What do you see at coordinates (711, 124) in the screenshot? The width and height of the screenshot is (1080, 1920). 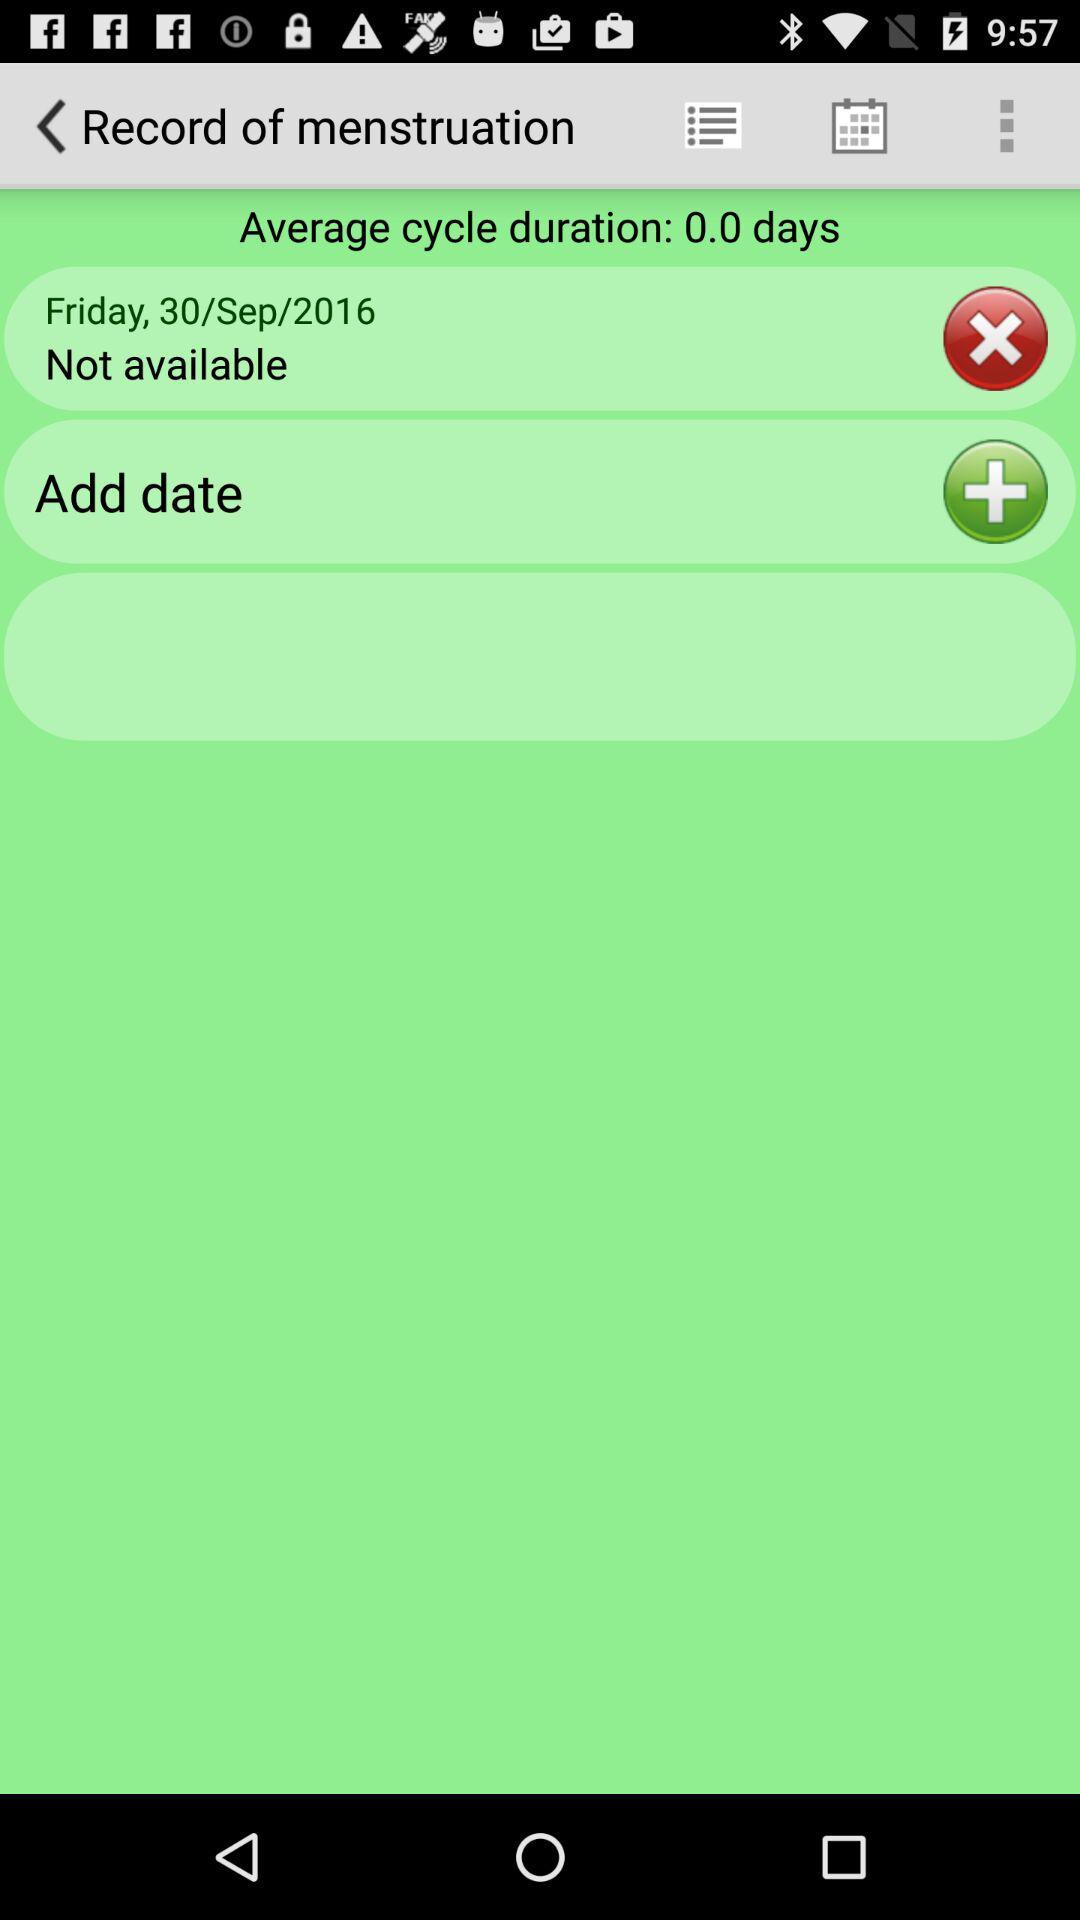 I see `the app next to record of menstruation app` at bounding box center [711, 124].